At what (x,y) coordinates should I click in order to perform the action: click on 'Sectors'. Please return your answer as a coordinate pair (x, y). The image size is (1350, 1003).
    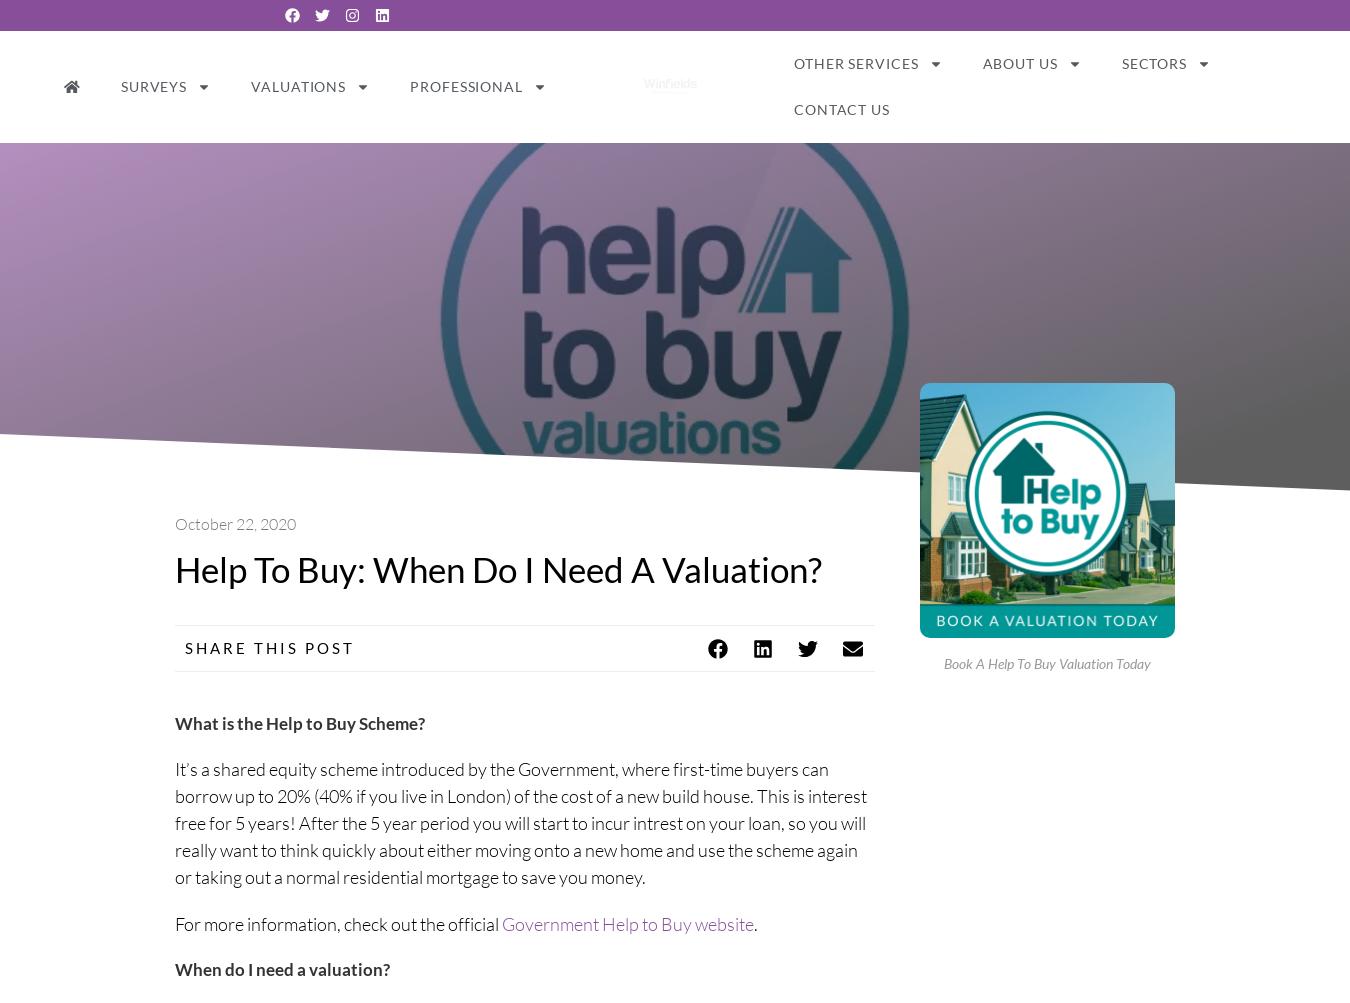
    Looking at the image, I should click on (1152, 62).